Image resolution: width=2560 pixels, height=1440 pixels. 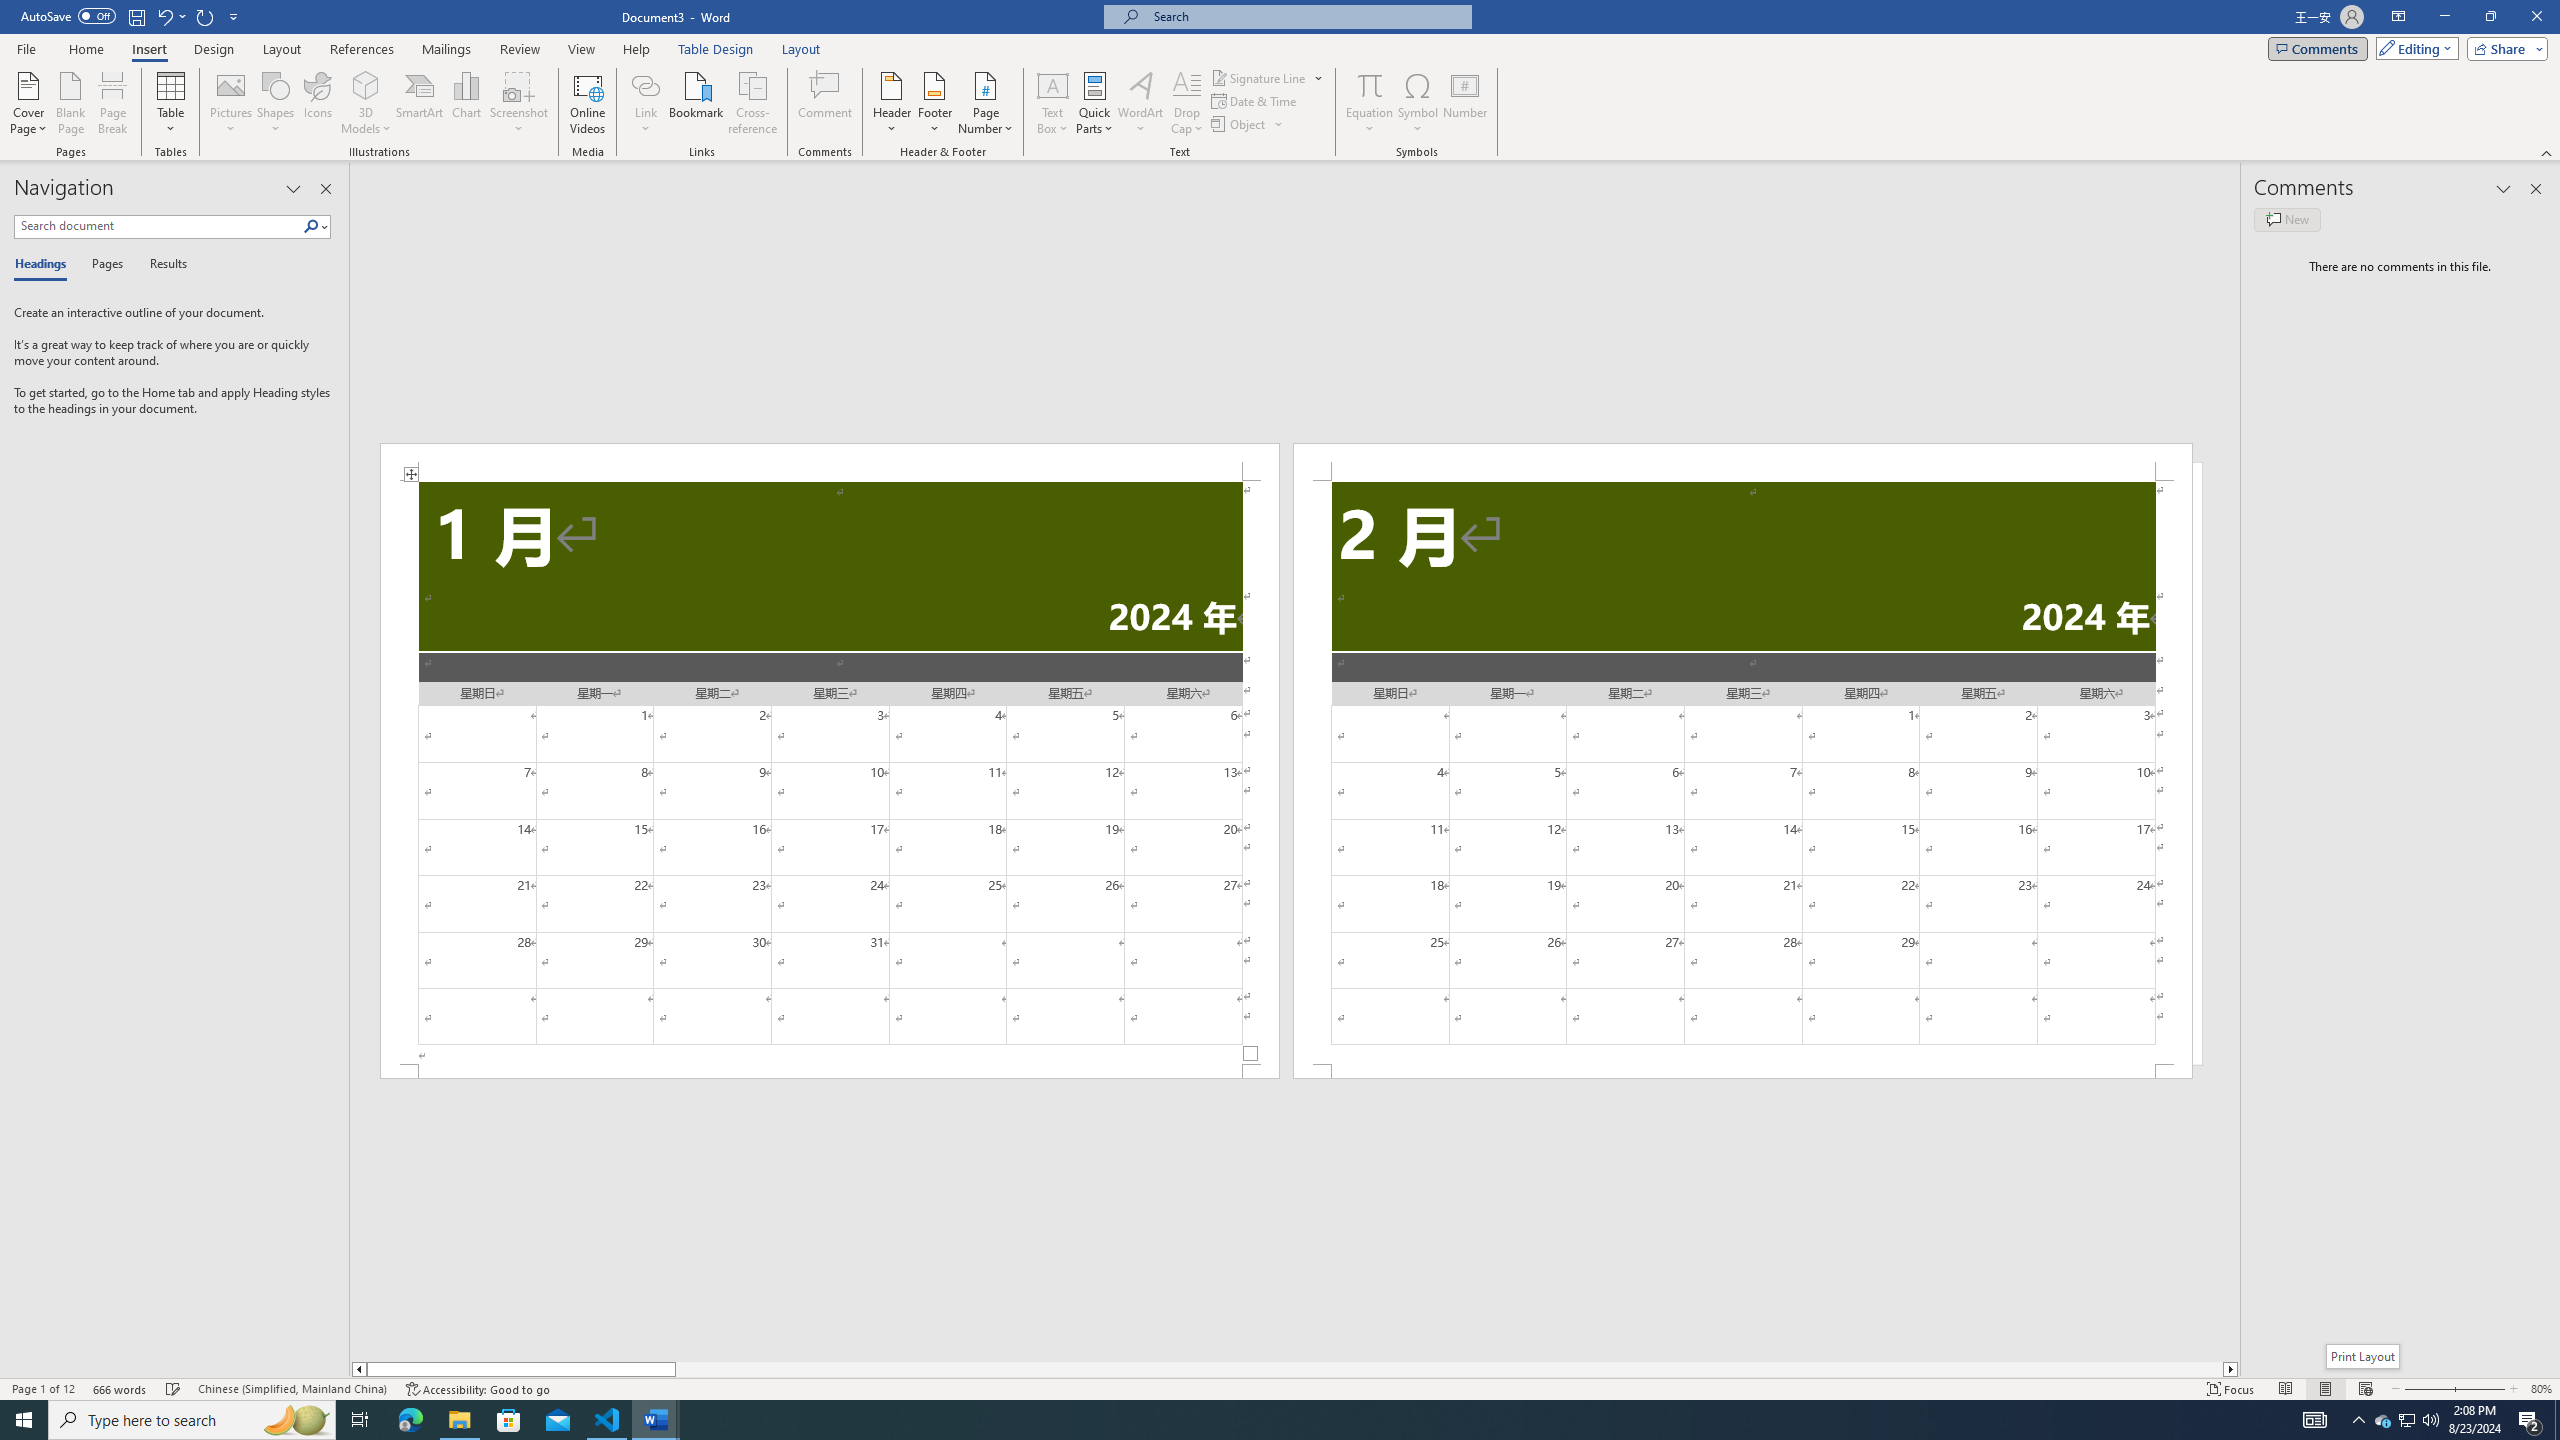 What do you see at coordinates (366, 84) in the screenshot?
I see `'3D Models'` at bounding box center [366, 84].